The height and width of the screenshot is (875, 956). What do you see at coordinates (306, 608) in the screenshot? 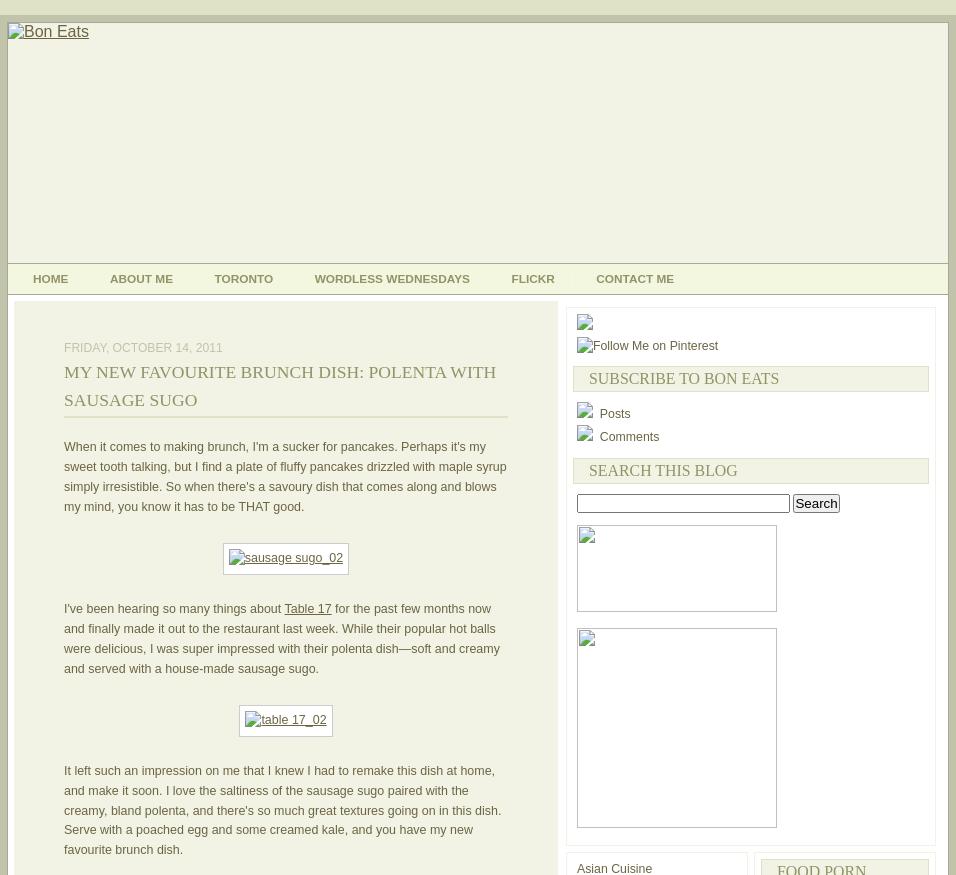
I see `'Table 17'` at bounding box center [306, 608].